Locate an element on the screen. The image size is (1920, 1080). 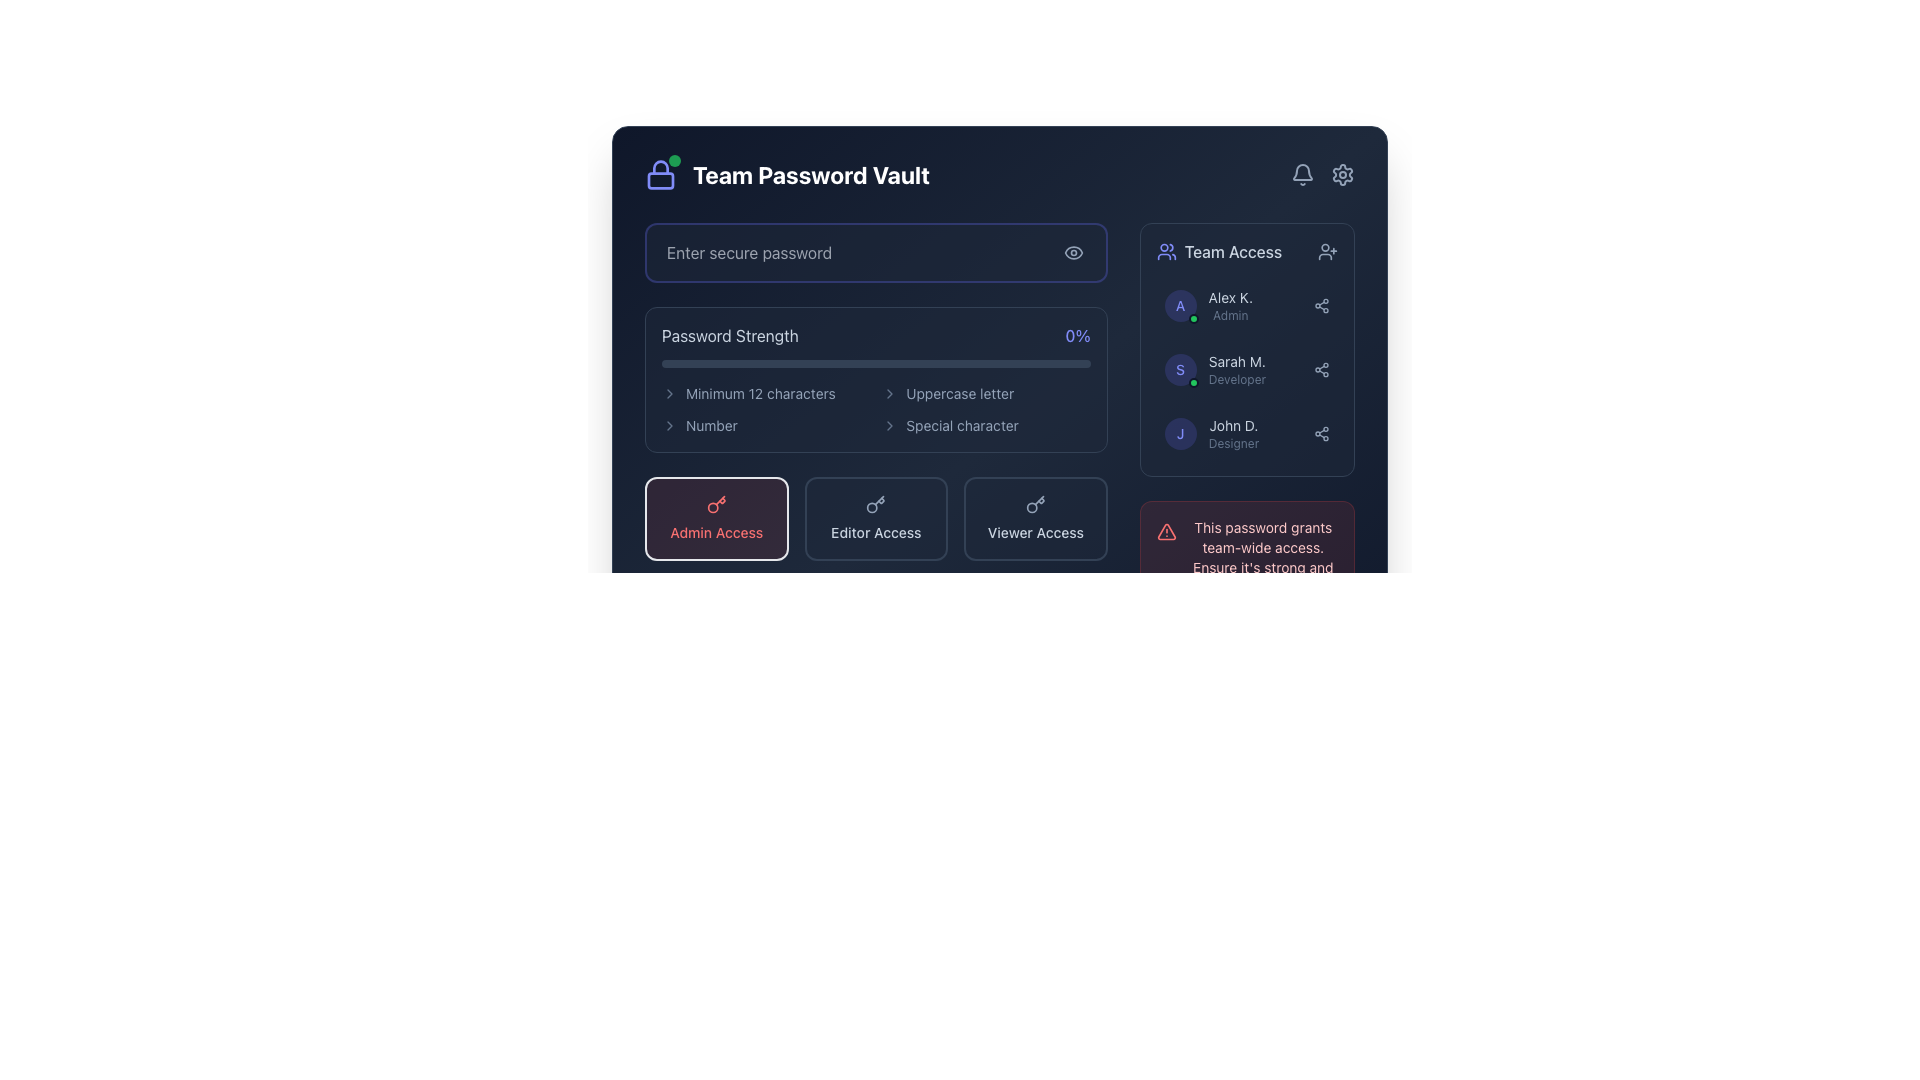
the eye icon button, which is slate-gray and located to the right of the 'Enter secure password' input field is located at coordinates (1072, 252).